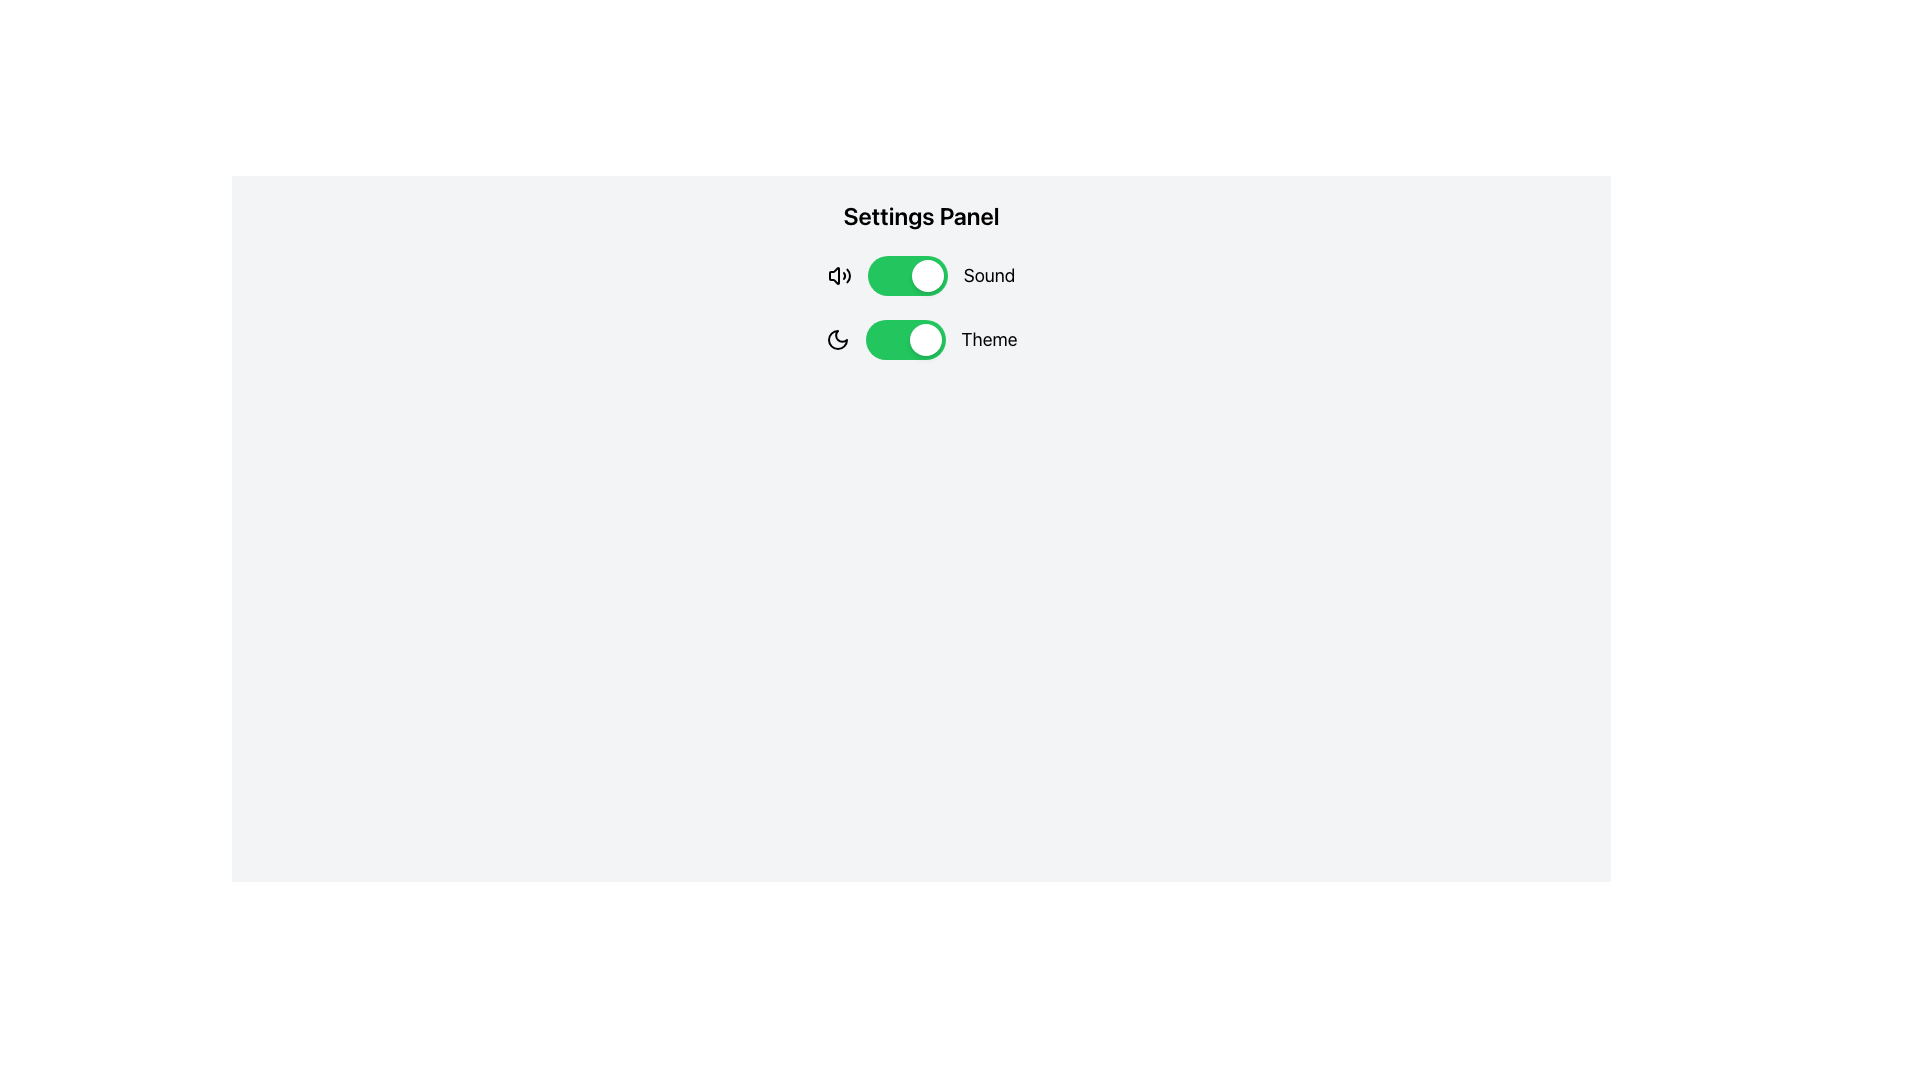  What do you see at coordinates (989, 276) in the screenshot?
I see `text label indicating the 'Sound' setting, which is located on the right side of the toggle switch in the settings section` at bounding box center [989, 276].